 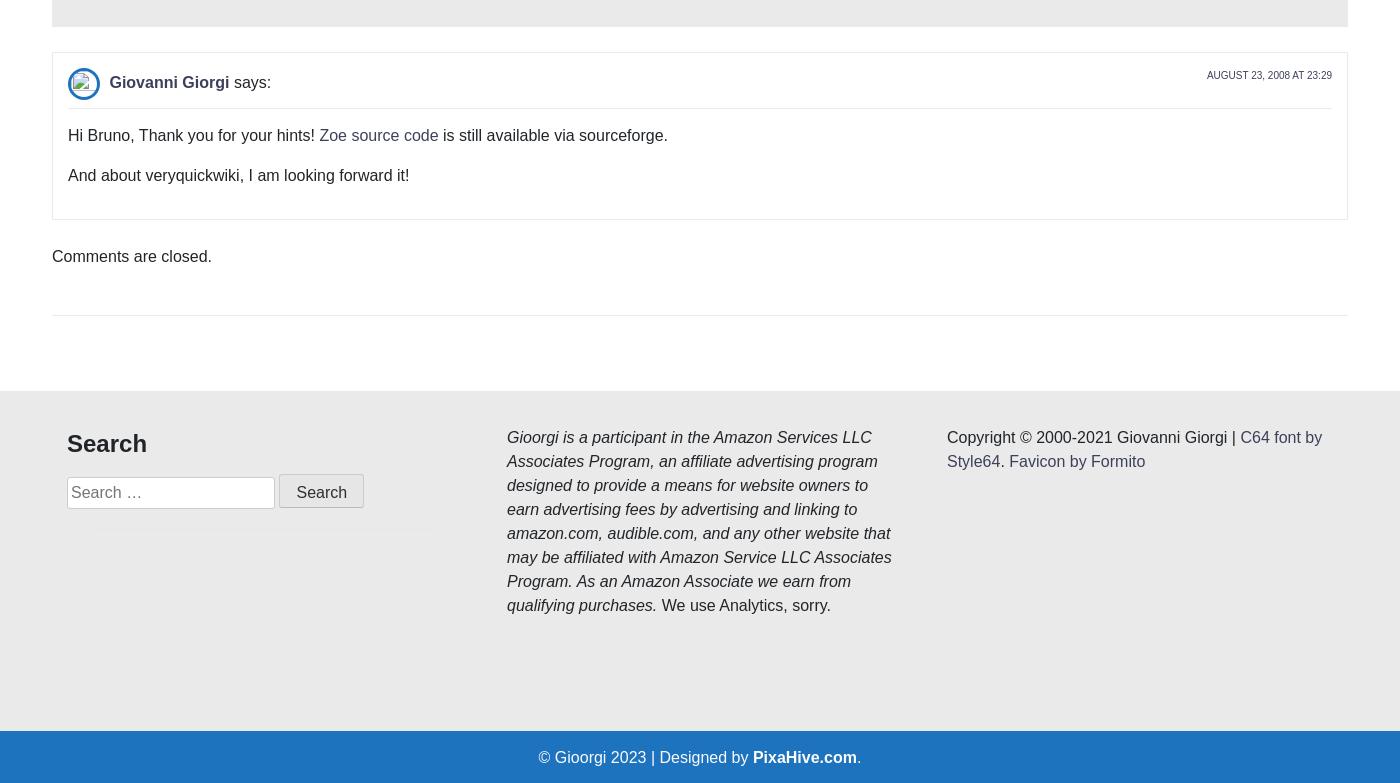 What do you see at coordinates (743, 306) in the screenshot?
I see `'We use Analytics, sorry.'` at bounding box center [743, 306].